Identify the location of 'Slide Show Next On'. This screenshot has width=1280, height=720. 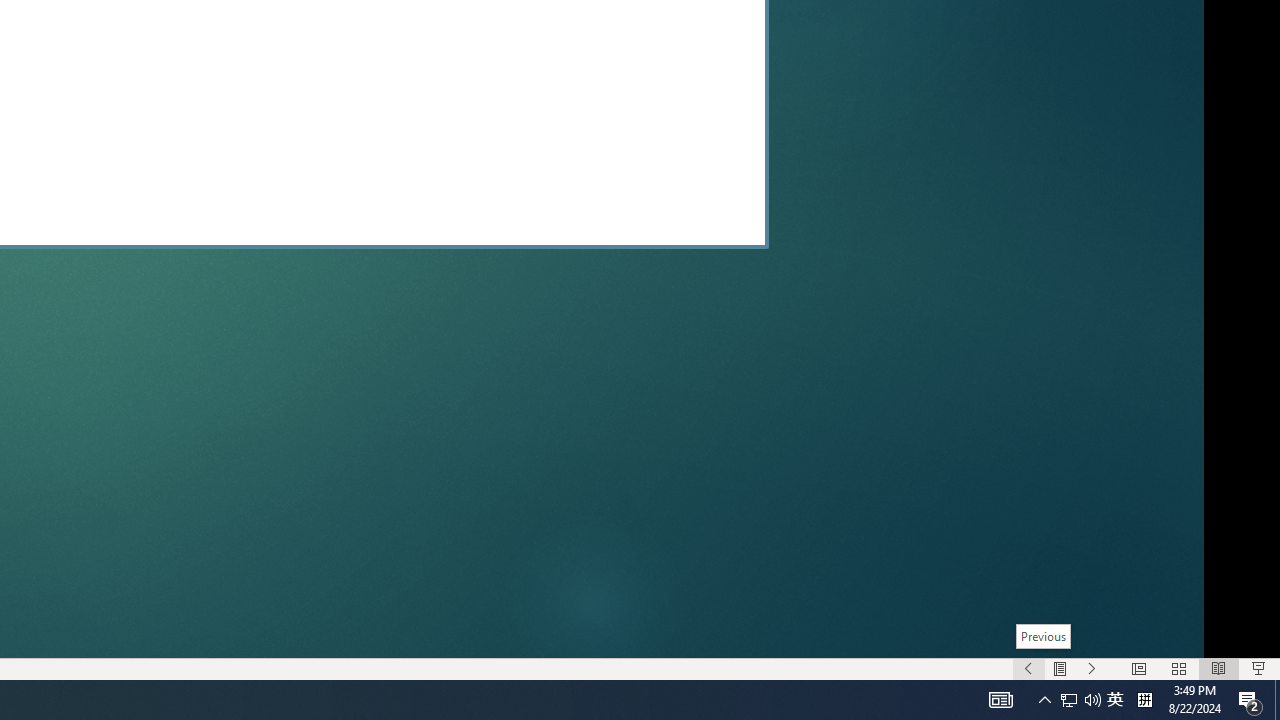
(1091, 669).